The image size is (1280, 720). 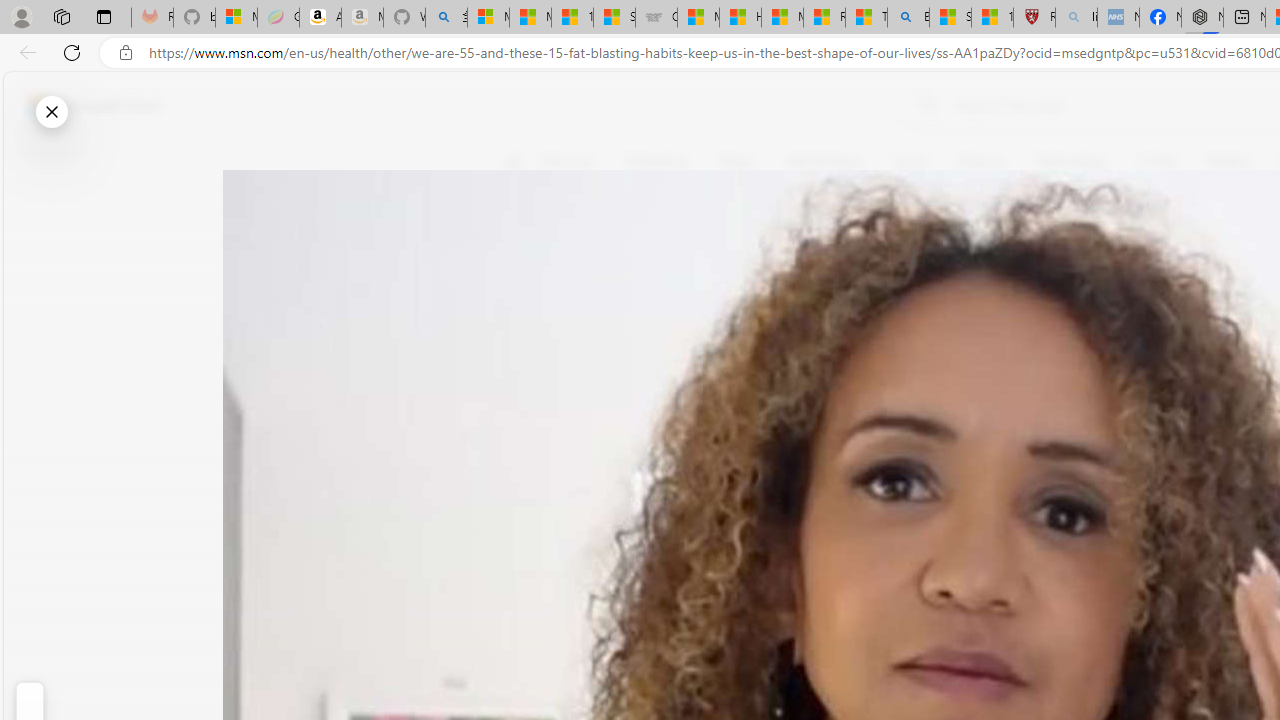 What do you see at coordinates (739, 17) in the screenshot?
I see `'How I Got Rid of Microsoft Edge'` at bounding box center [739, 17].